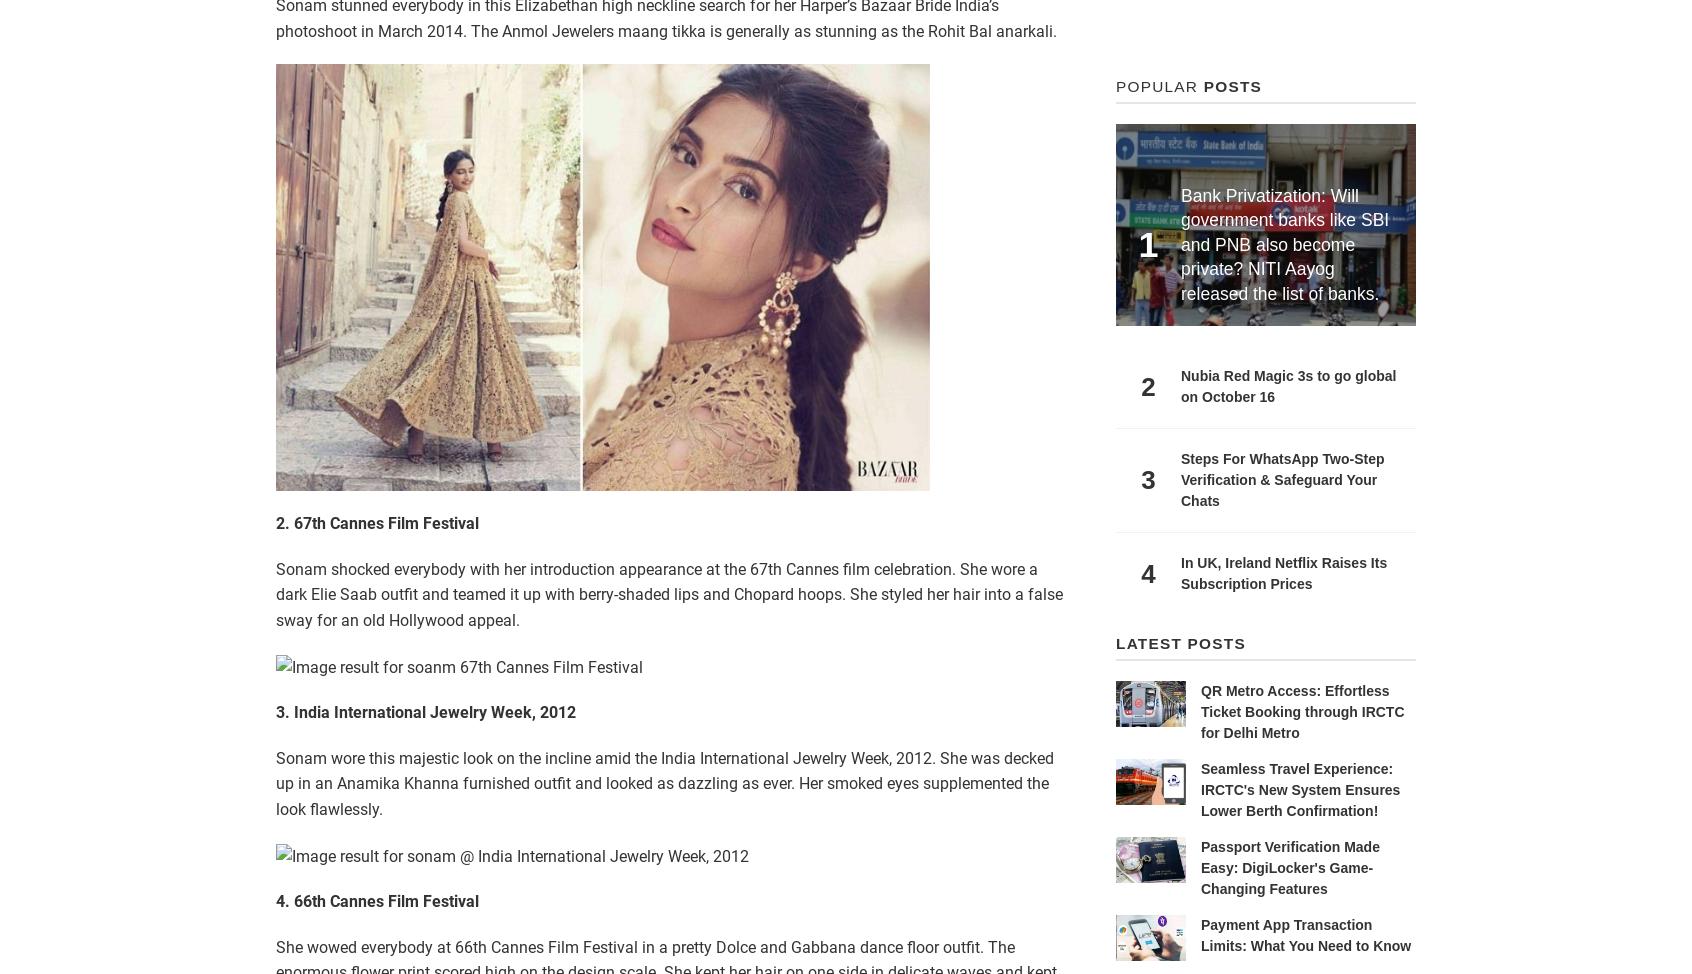  What do you see at coordinates (1281, 478) in the screenshot?
I see `'Steps For WhatsApp Two-Step Verification & Safeguard Your Chats'` at bounding box center [1281, 478].